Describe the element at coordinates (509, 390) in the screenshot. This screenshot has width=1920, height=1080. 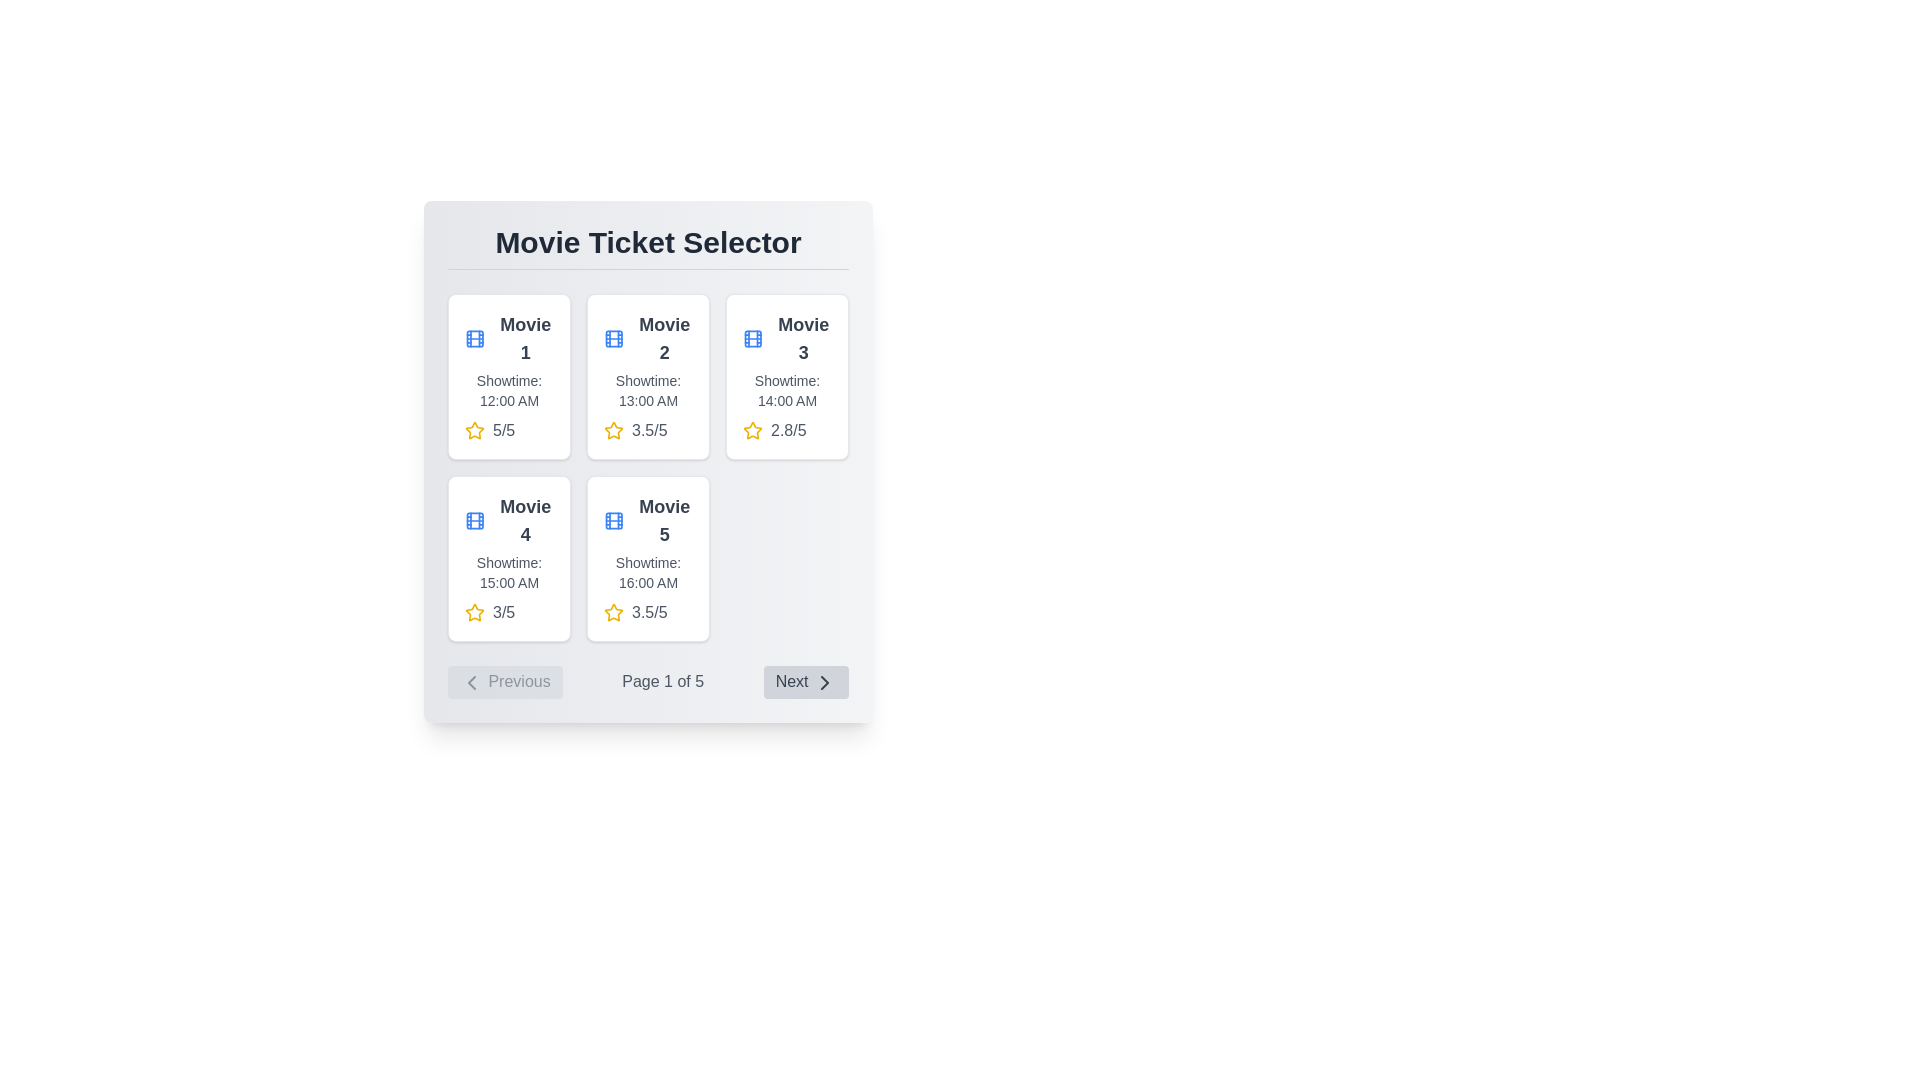
I see `text label displaying the scheduled showtime for 'Movie 1', located in the first row and first column of the grid layout, directly below the movie title` at that location.